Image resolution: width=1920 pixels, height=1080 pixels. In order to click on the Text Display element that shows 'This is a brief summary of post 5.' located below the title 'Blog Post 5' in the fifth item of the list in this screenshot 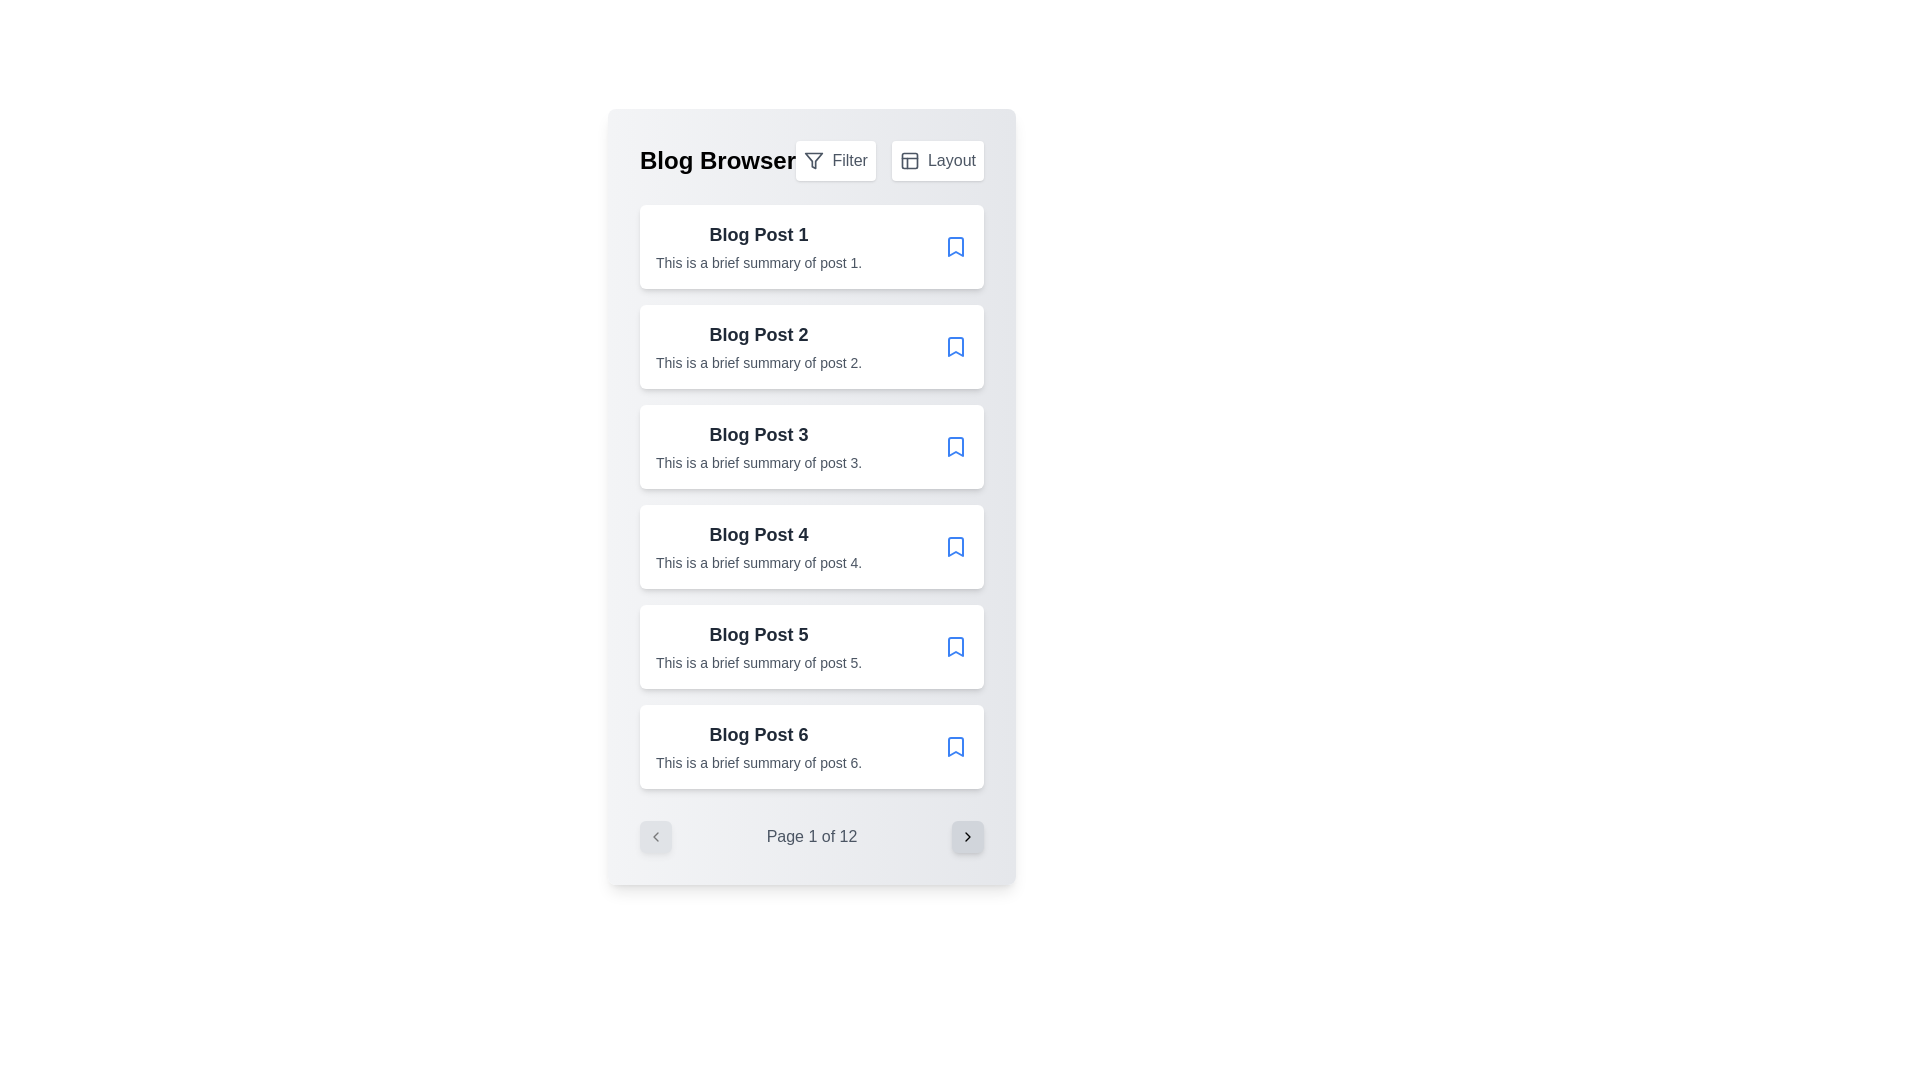, I will do `click(758, 663)`.